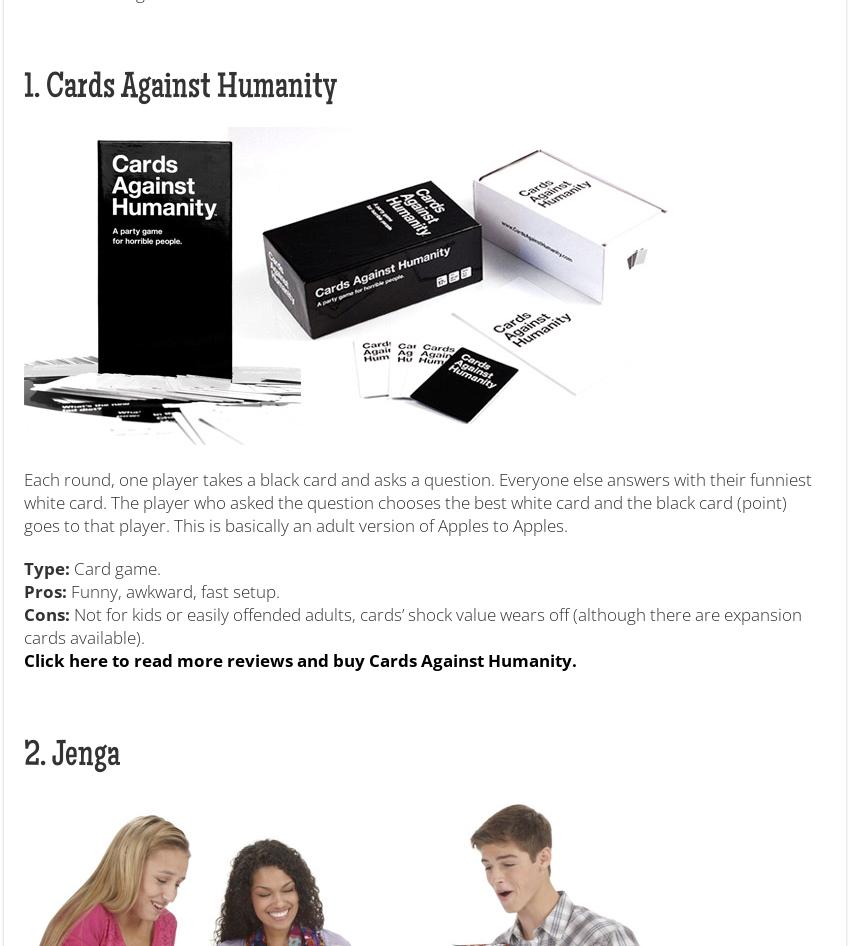 The height and width of the screenshot is (946, 850). Describe the element at coordinates (47, 612) in the screenshot. I see `'Cons:'` at that location.